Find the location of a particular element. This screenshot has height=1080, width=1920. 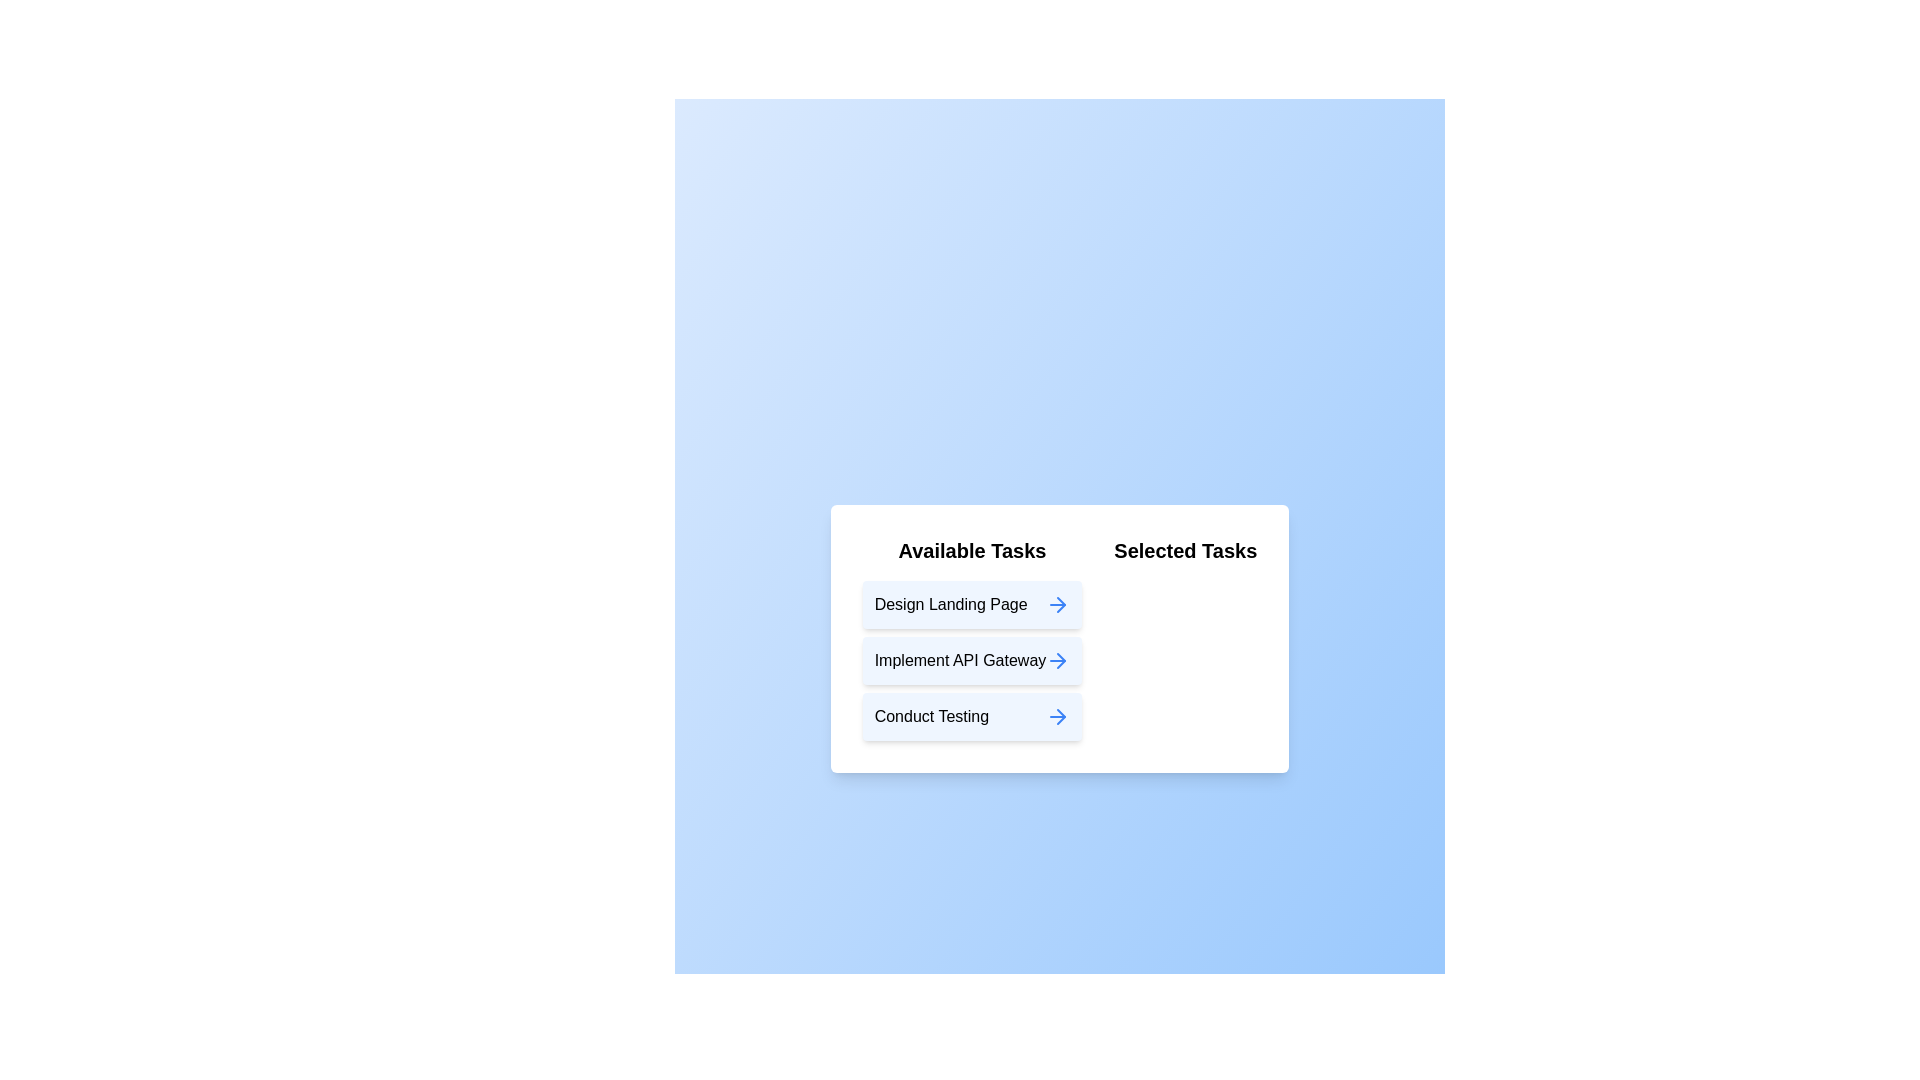

the task item labeled 'Conduct Testing' in the 'Available Tasks' list to move it to the 'Selected Tasks' list is located at coordinates (972, 716).